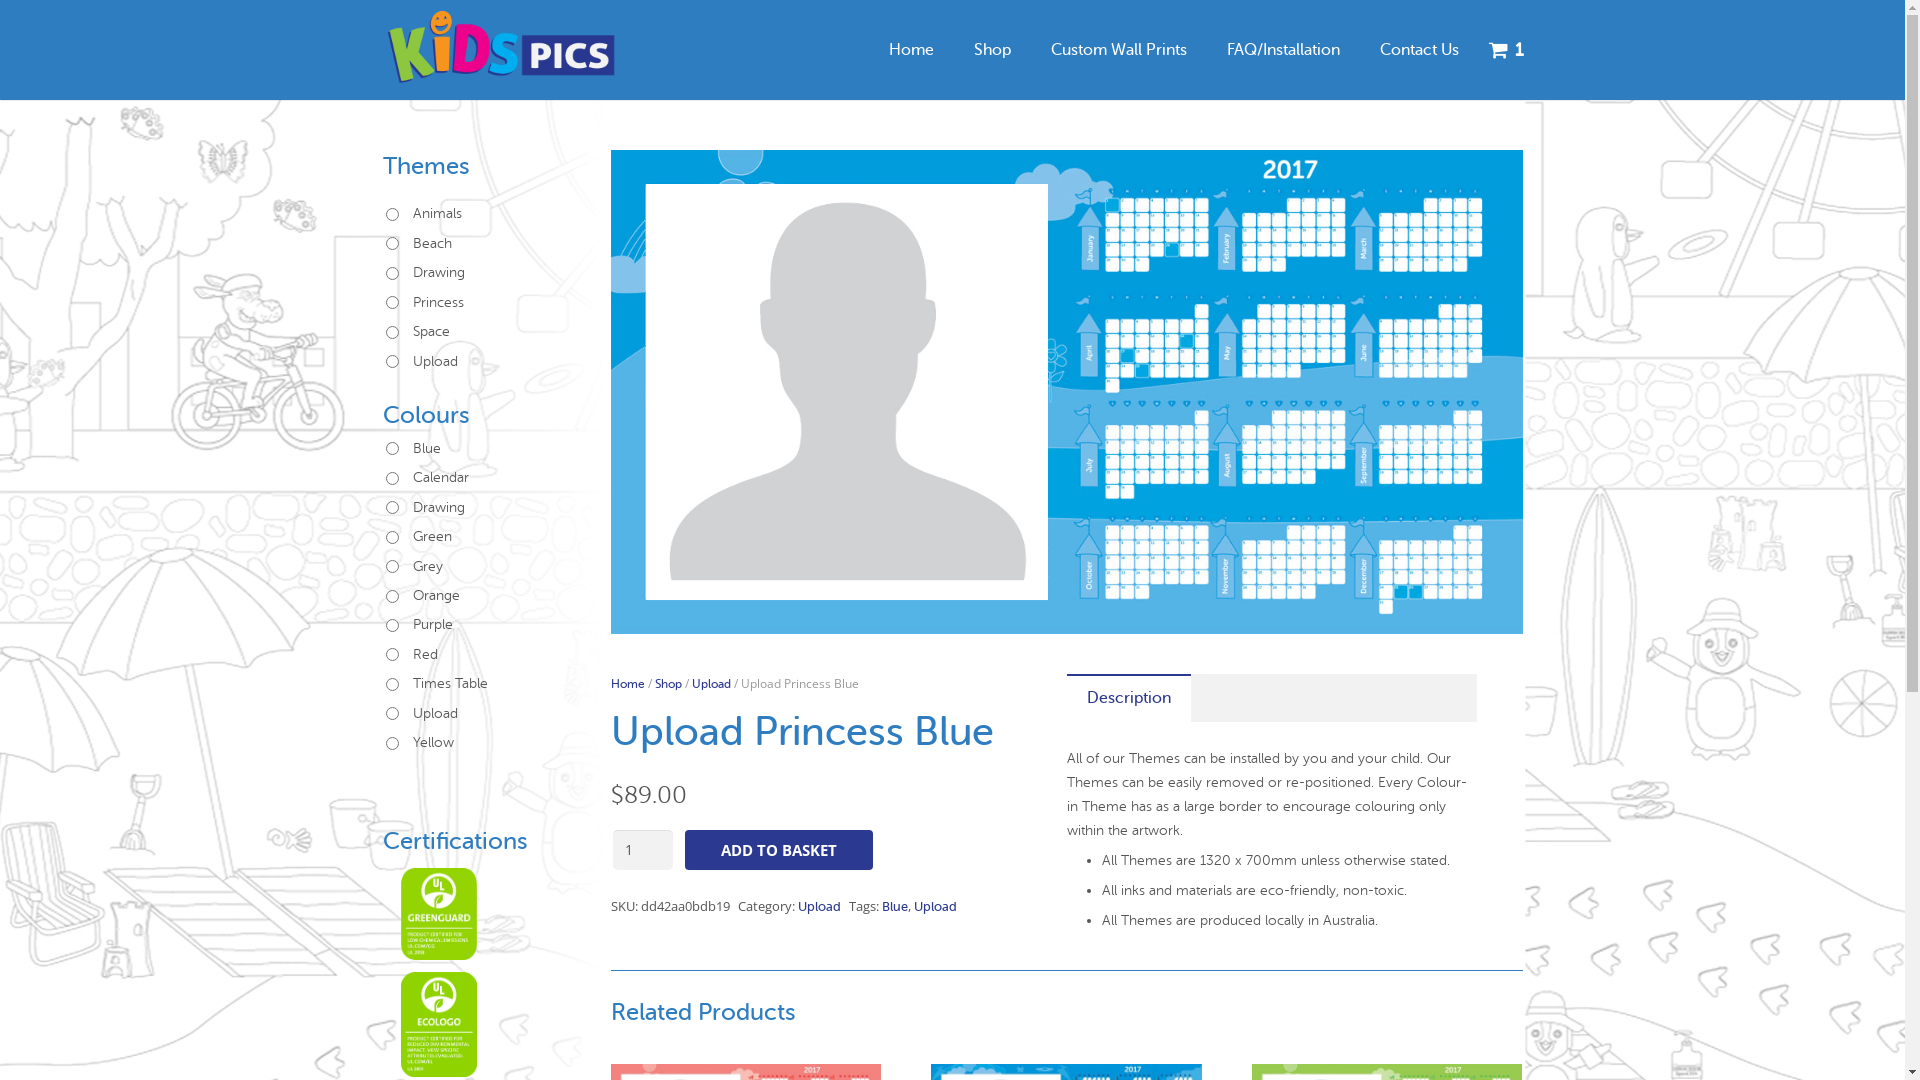 The height and width of the screenshot is (1080, 1920). What do you see at coordinates (992, 49) in the screenshot?
I see `'Shop'` at bounding box center [992, 49].